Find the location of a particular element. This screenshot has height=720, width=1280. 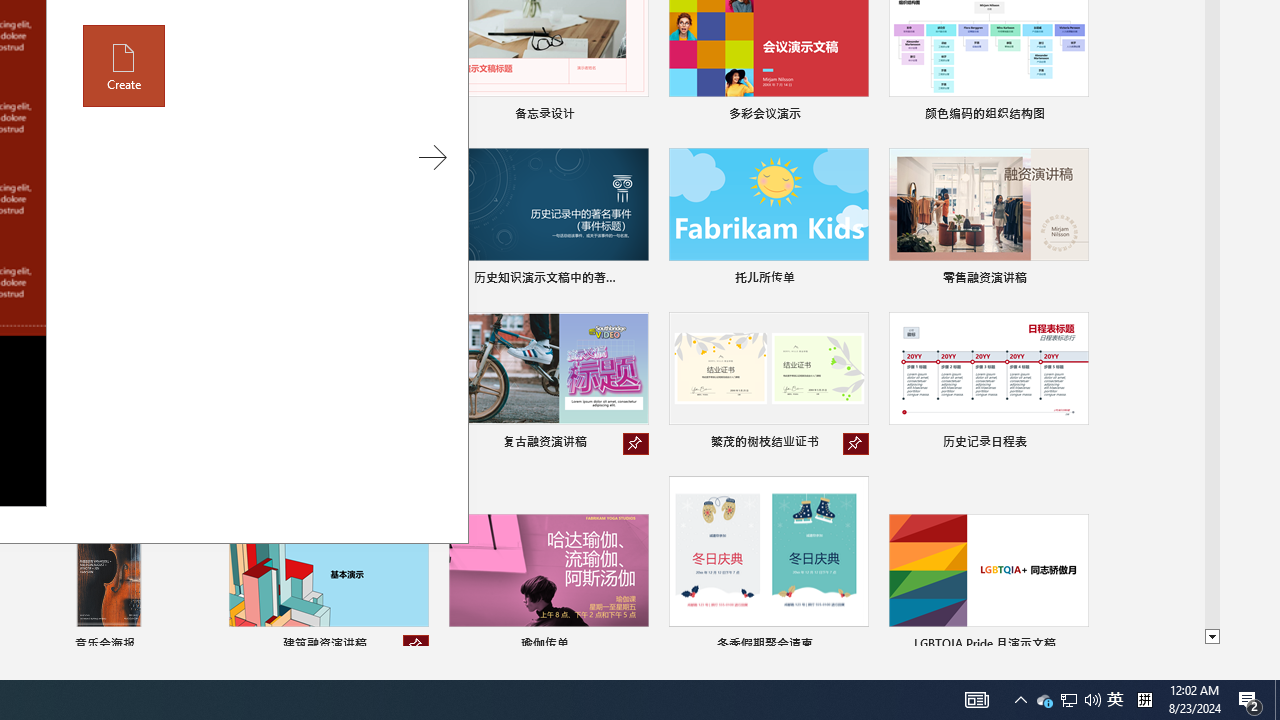

'Create' is located at coordinates (123, 65).